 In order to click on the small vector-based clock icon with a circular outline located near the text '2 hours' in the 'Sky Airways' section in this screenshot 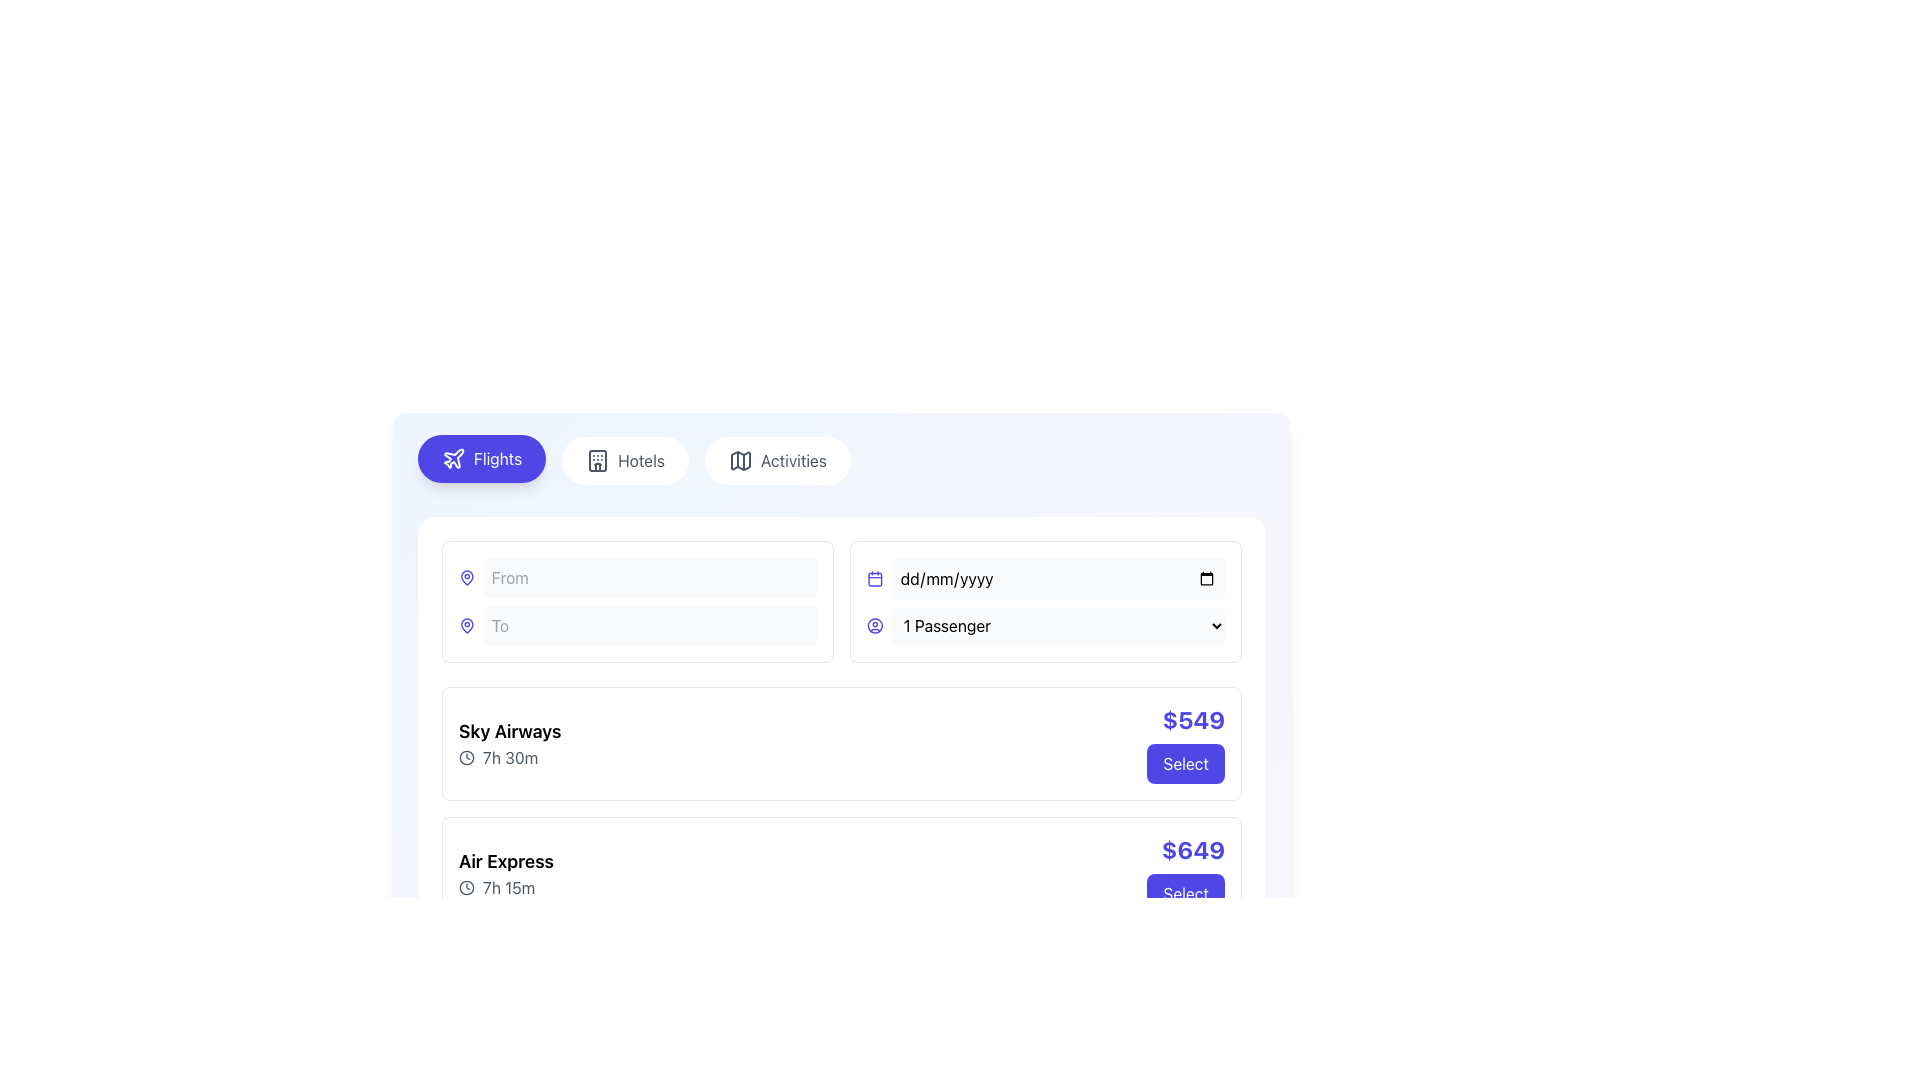, I will do `click(768, 744)`.